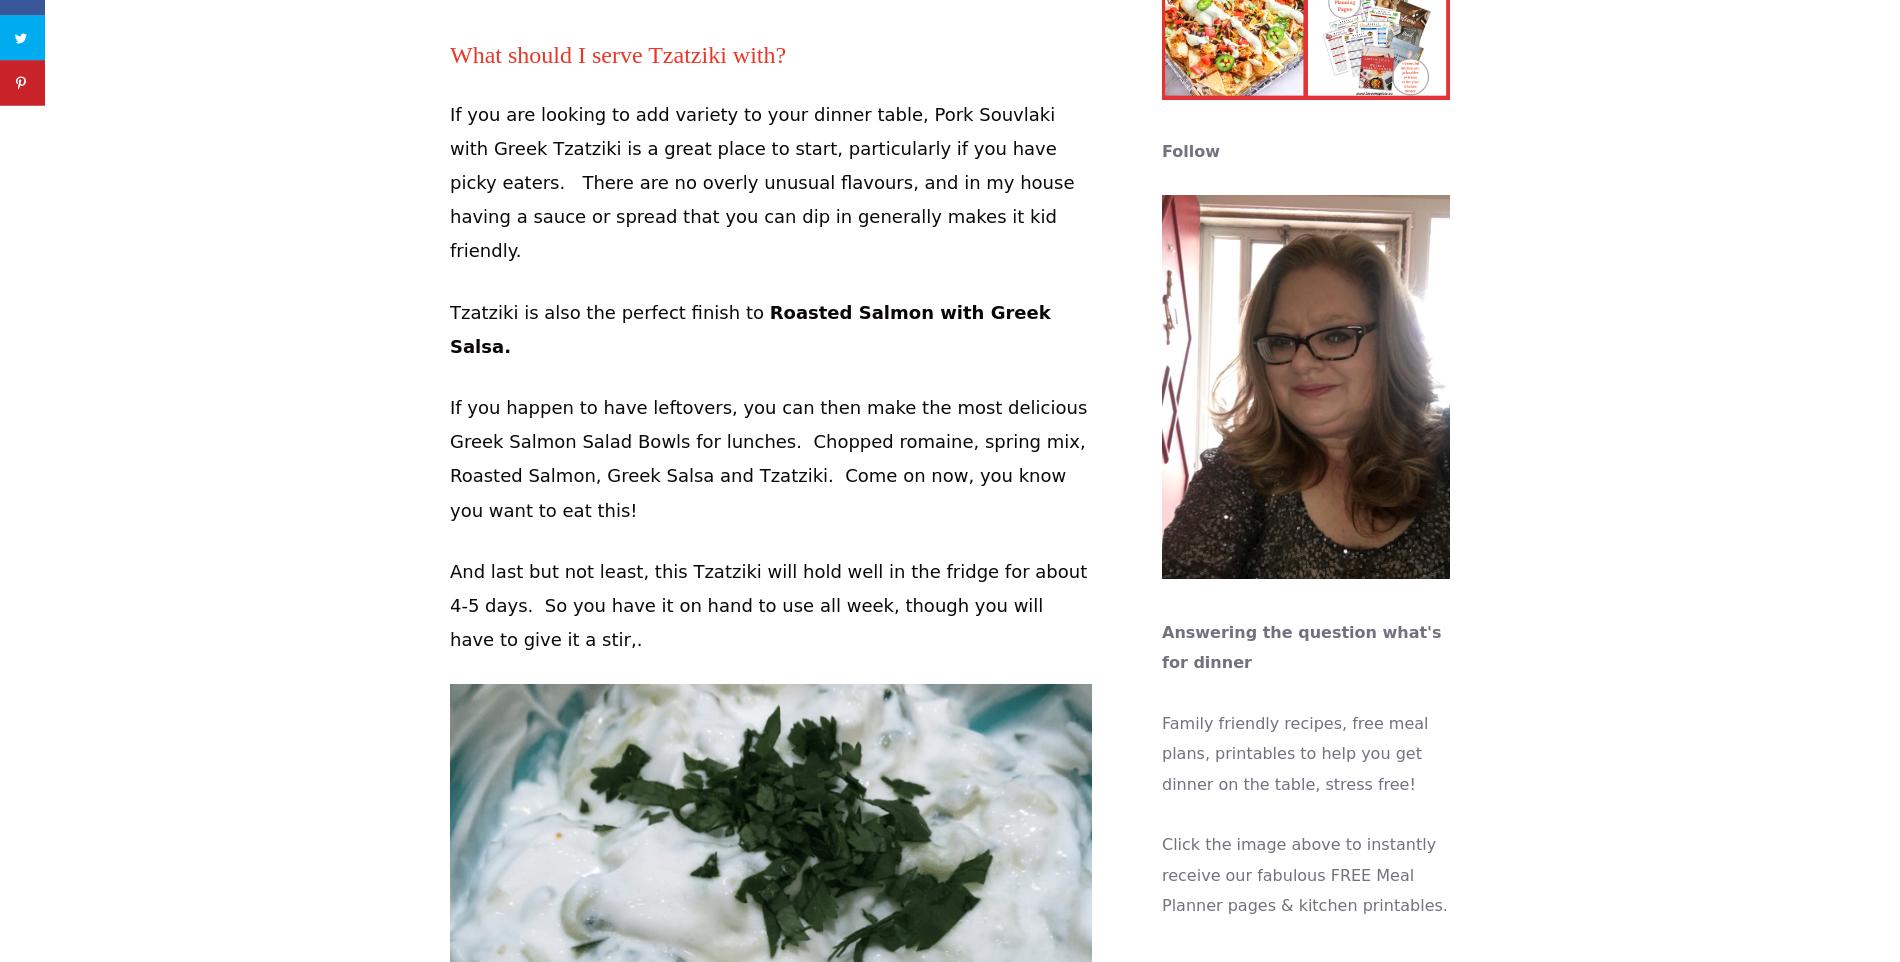  I want to click on 'What should I serve Tzatziki with?', so click(618, 55).